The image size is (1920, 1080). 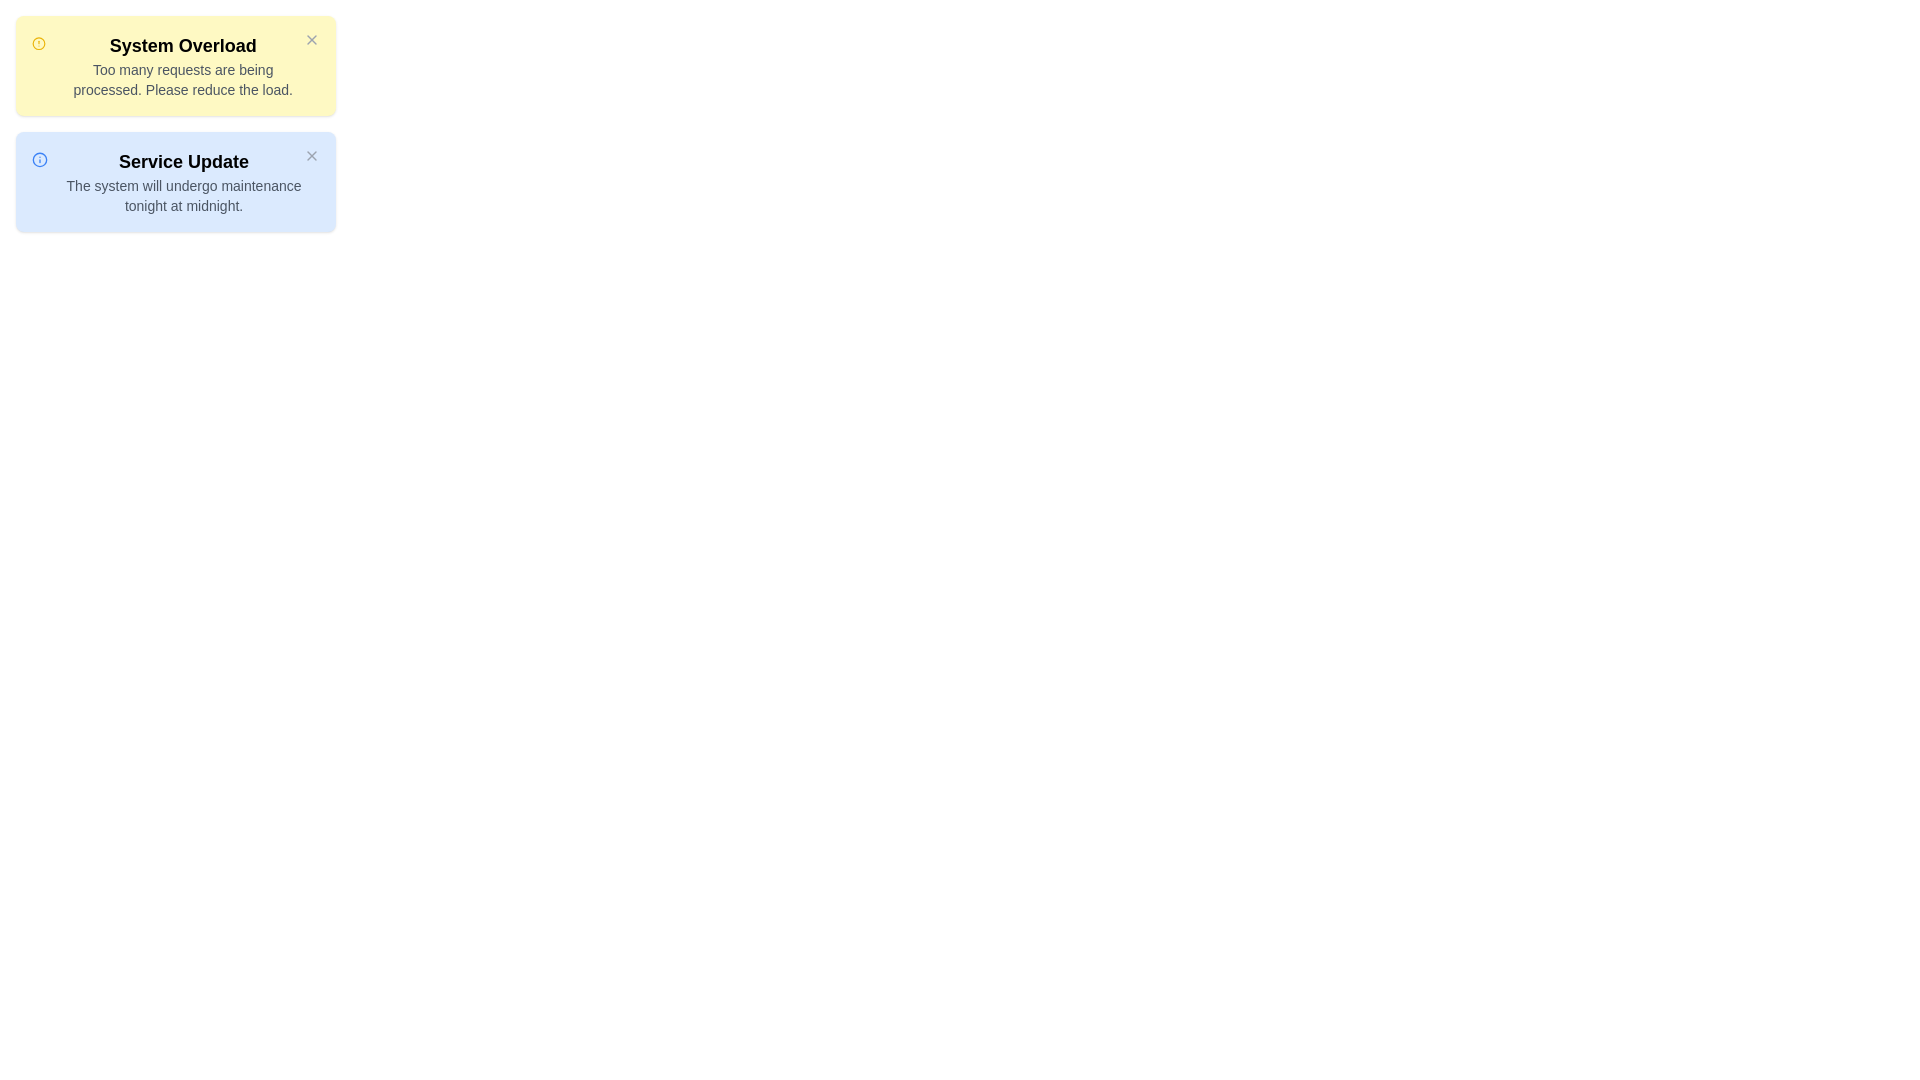 What do you see at coordinates (311, 154) in the screenshot?
I see `the close button located at the top-right corner of the notification card that dismisses the message 'The system will undergo maintenance tonight at midnight.'` at bounding box center [311, 154].